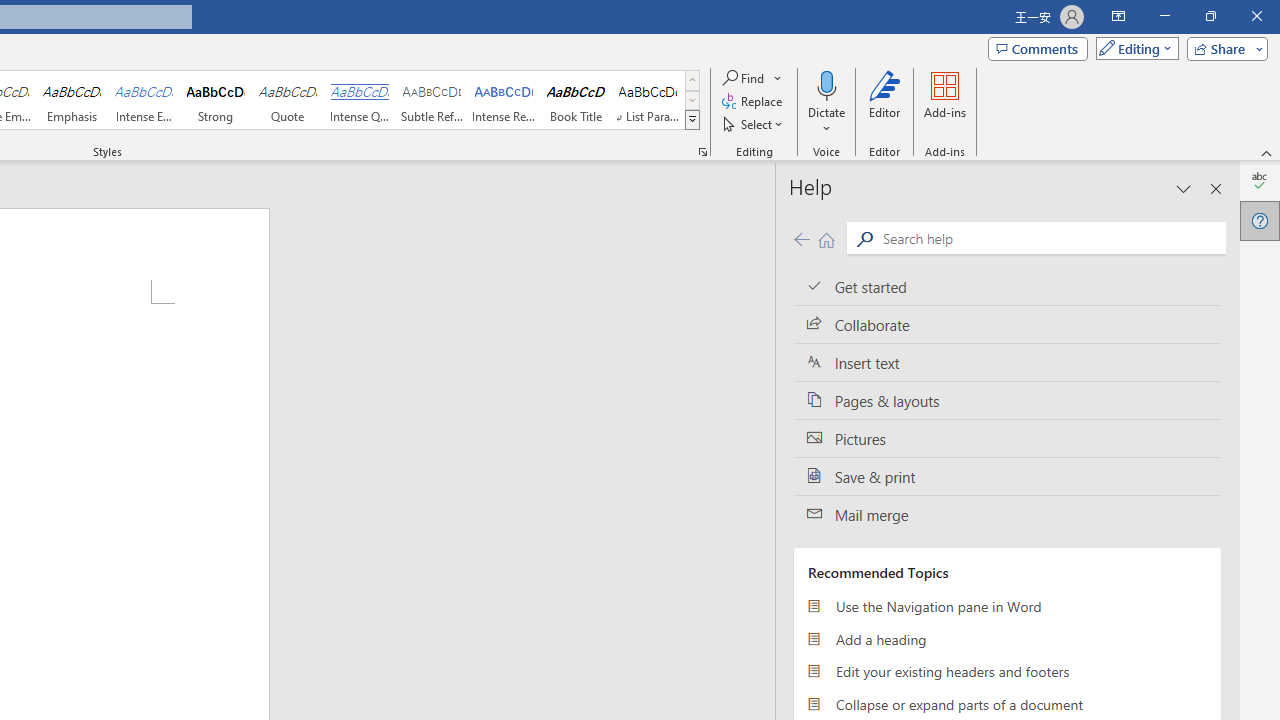 This screenshot has width=1280, height=720. What do you see at coordinates (143, 100) in the screenshot?
I see `'Intense Emphasis'` at bounding box center [143, 100].